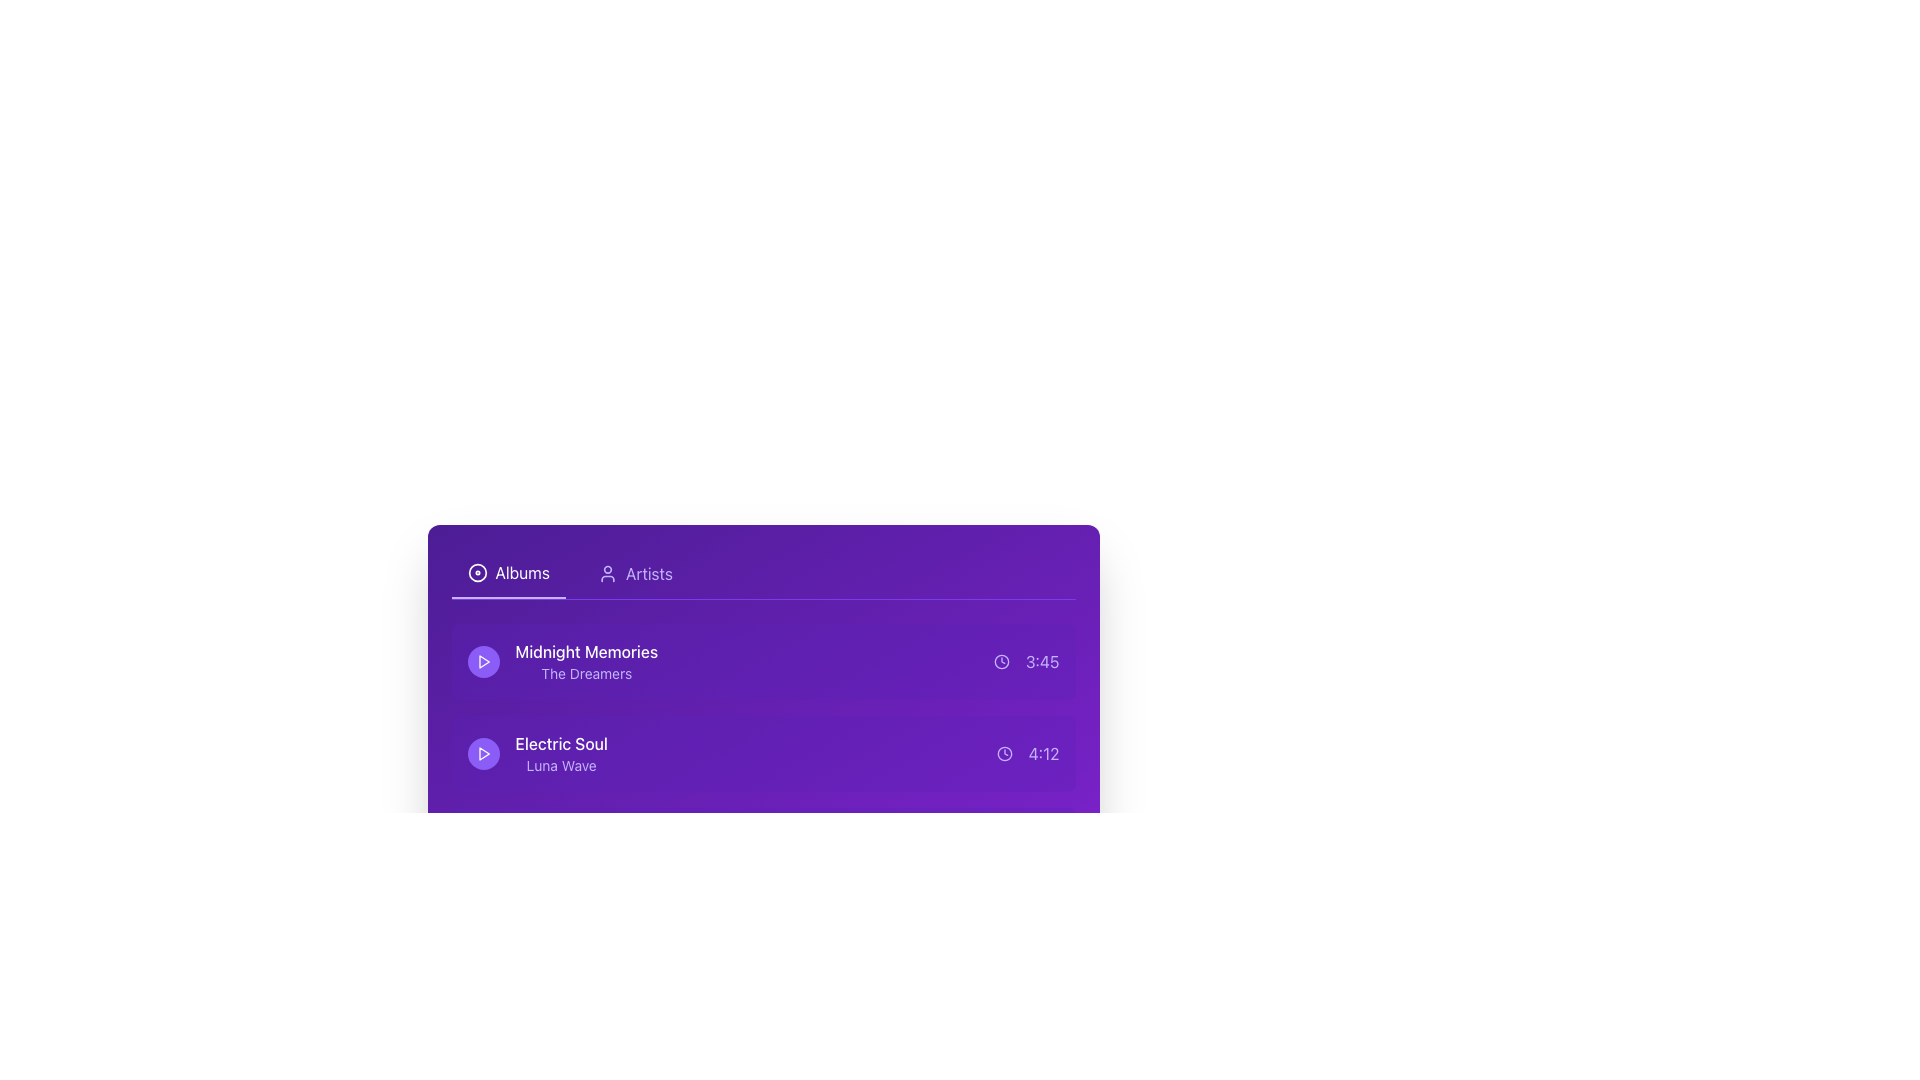 This screenshot has width=1920, height=1080. I want to click on the informative label for the media item located in the purple panel, positioned between the 'Midnight Memories' label and the timestamp '4:12', so click(537, 753).